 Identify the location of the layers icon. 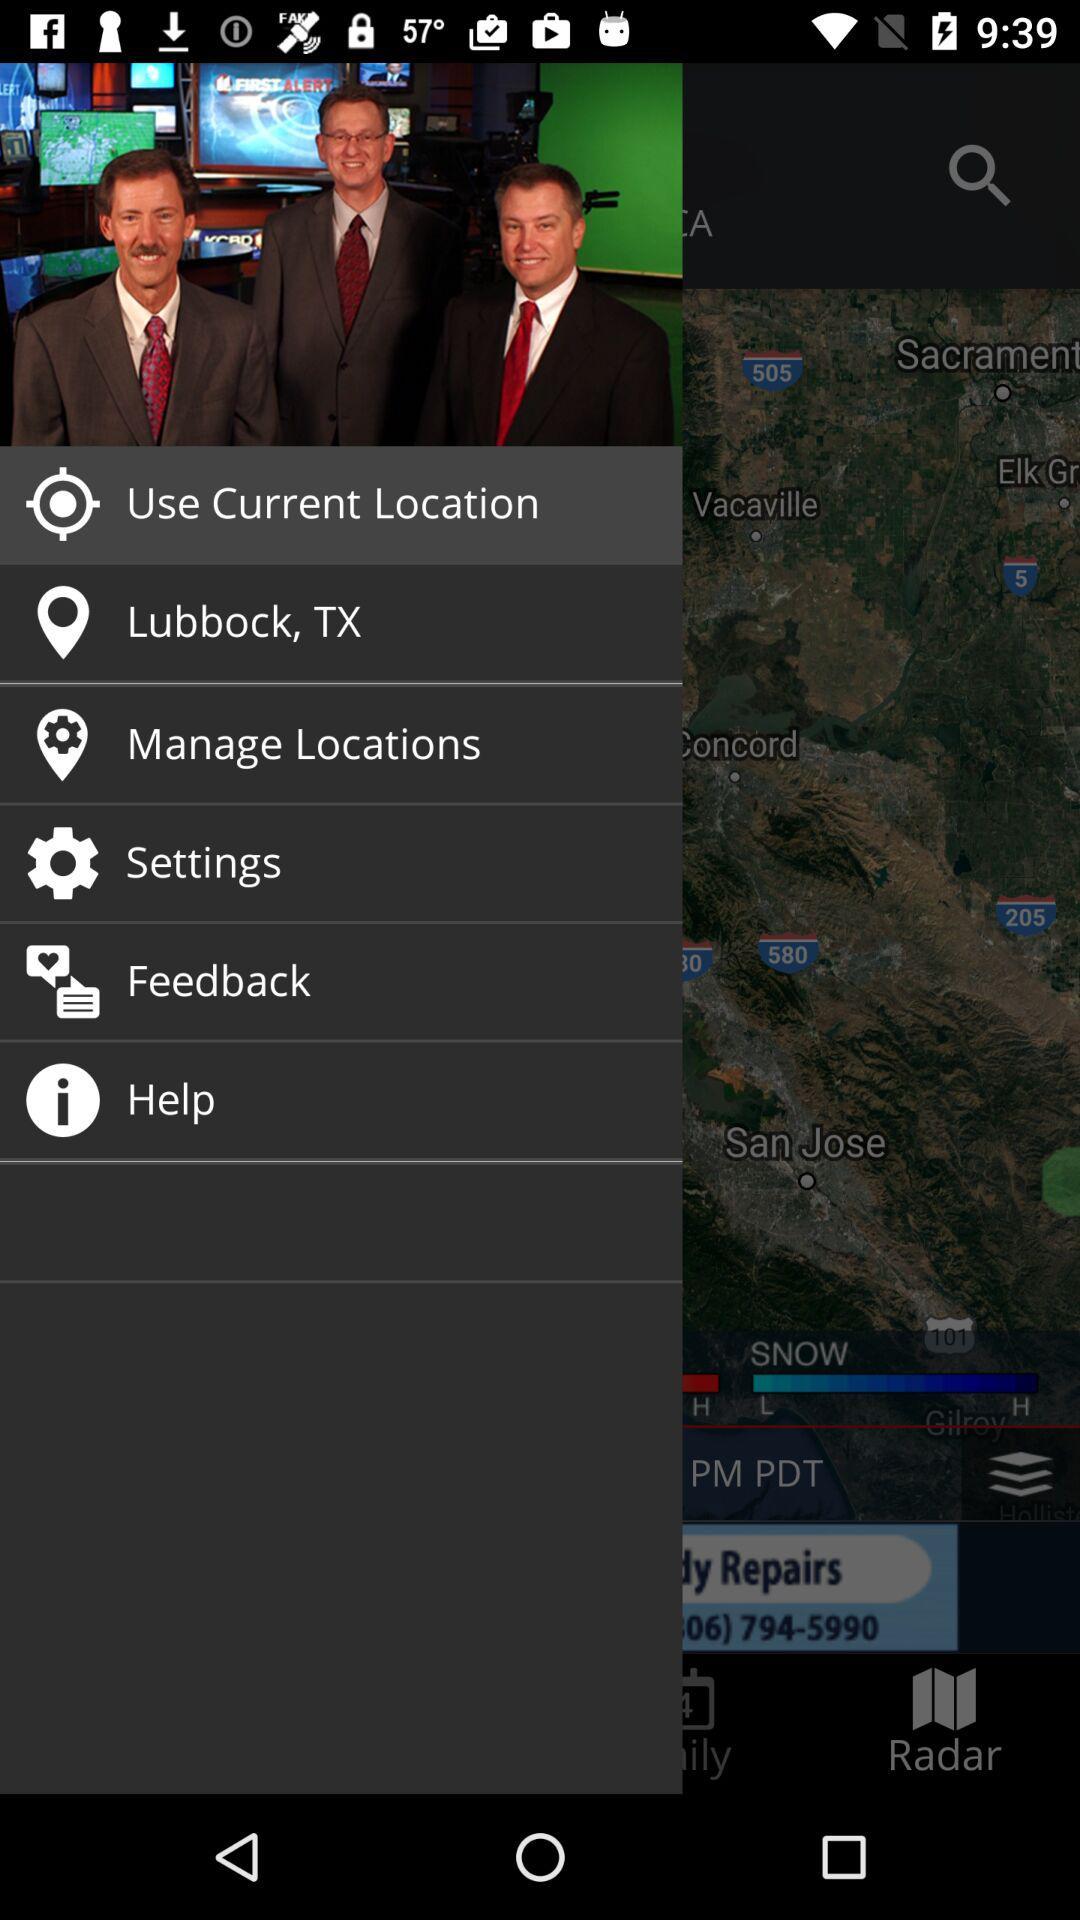
(1020, 1474).